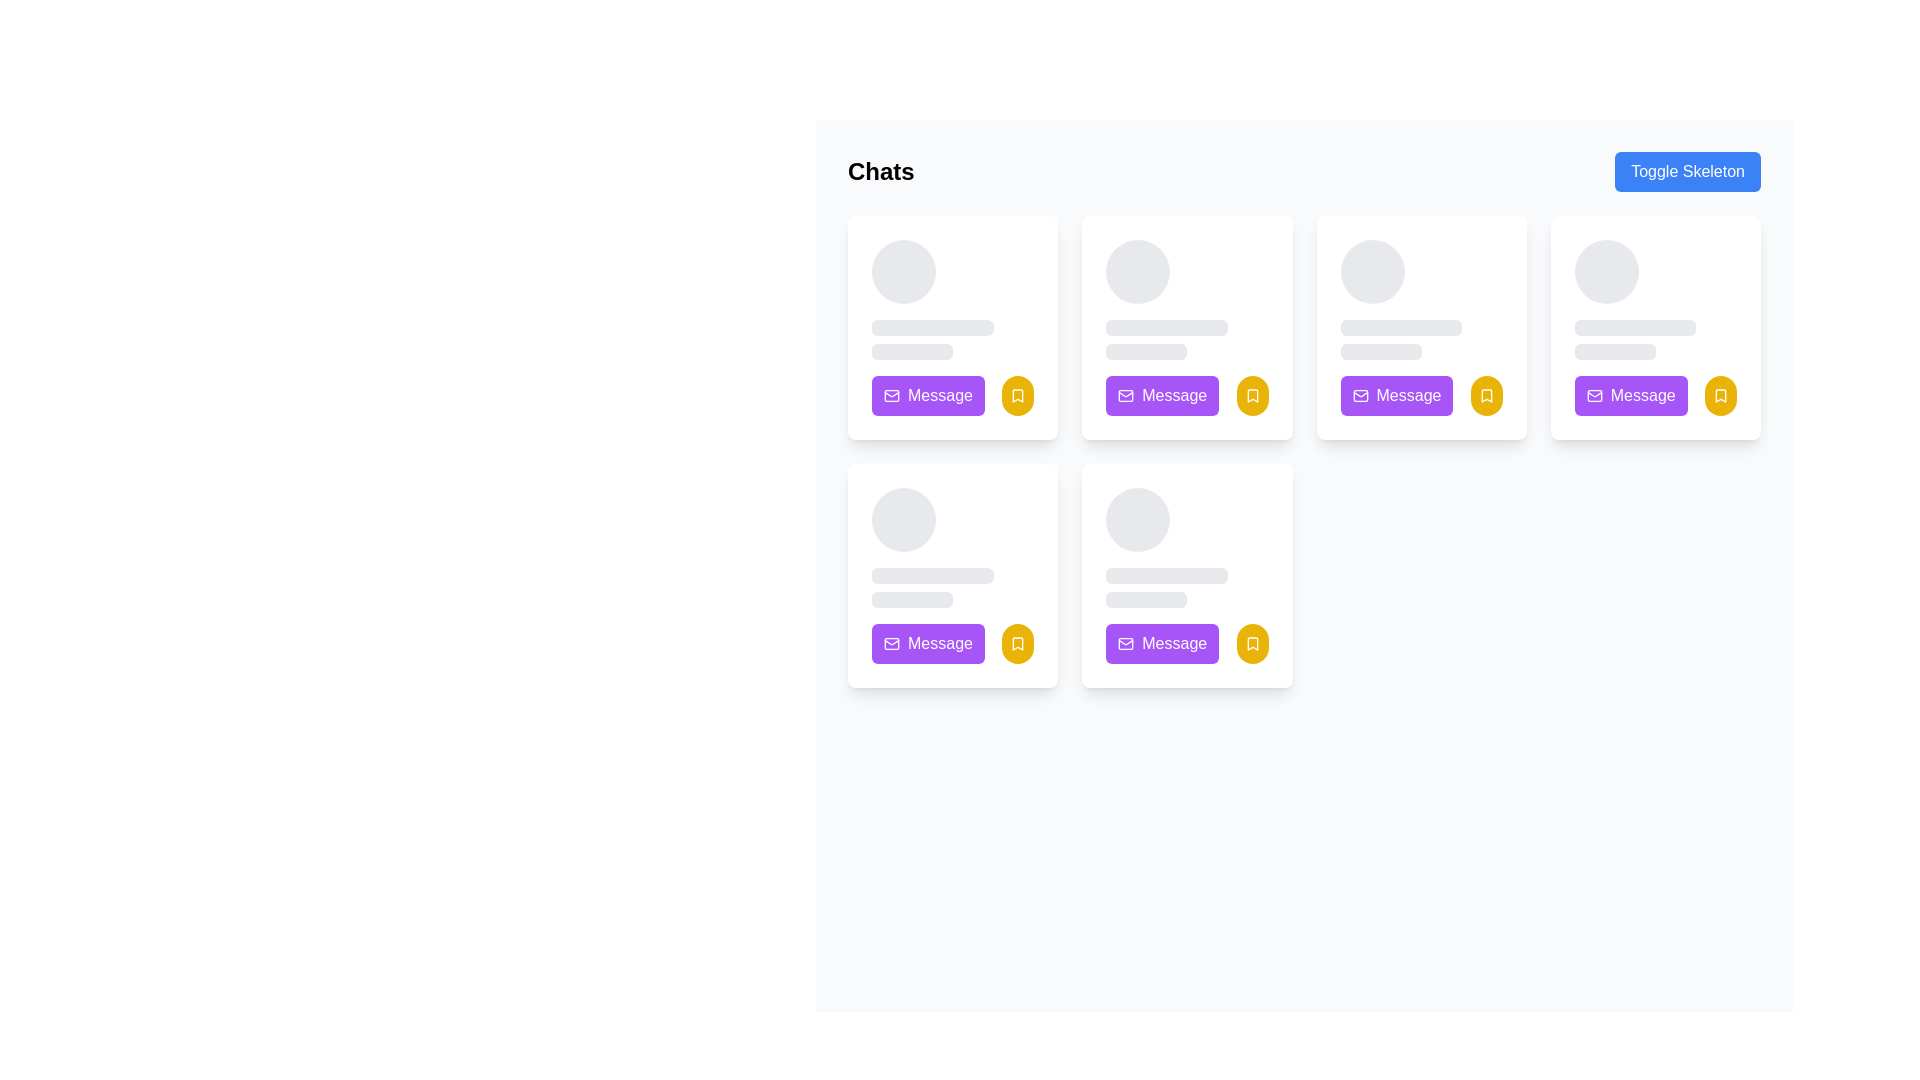 The image size is (1920, 1080). I want to click on the Circular Placeholder element which serves as a profile picture or avatar placeholder located in the second column of the second row in the card layout, so click(902, 519).